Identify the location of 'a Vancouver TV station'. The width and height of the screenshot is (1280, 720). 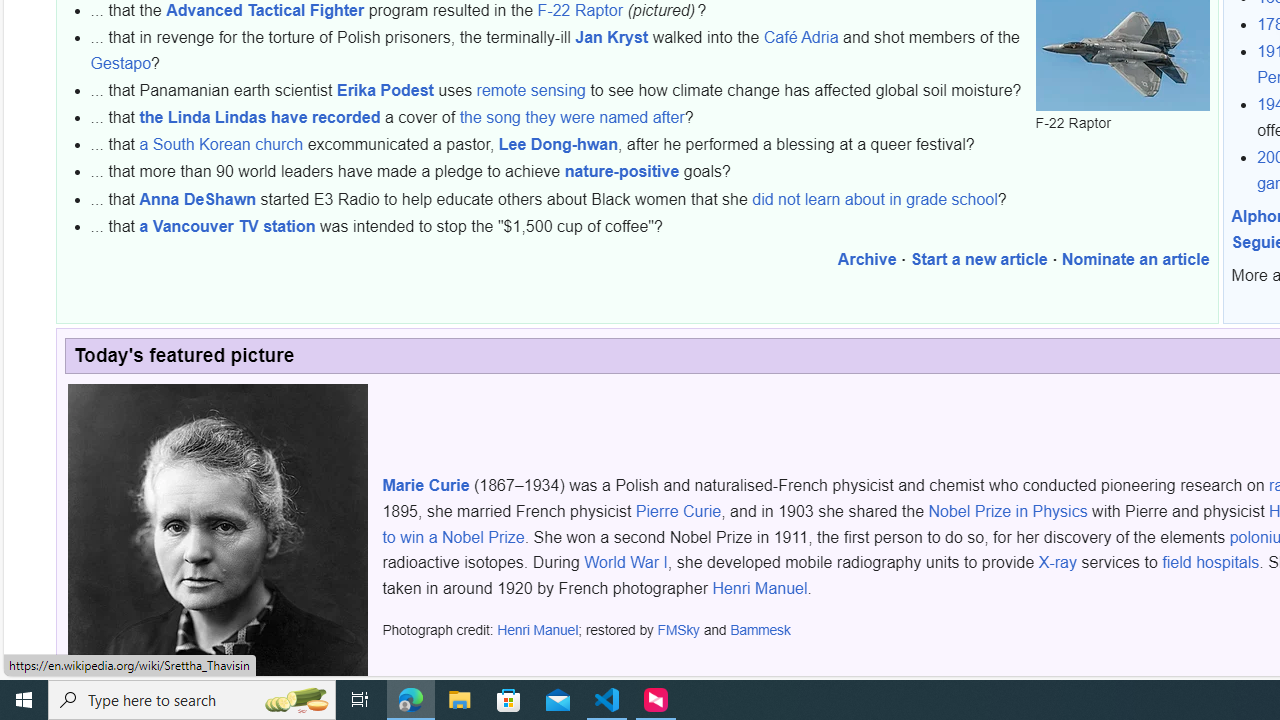
(227, 225).